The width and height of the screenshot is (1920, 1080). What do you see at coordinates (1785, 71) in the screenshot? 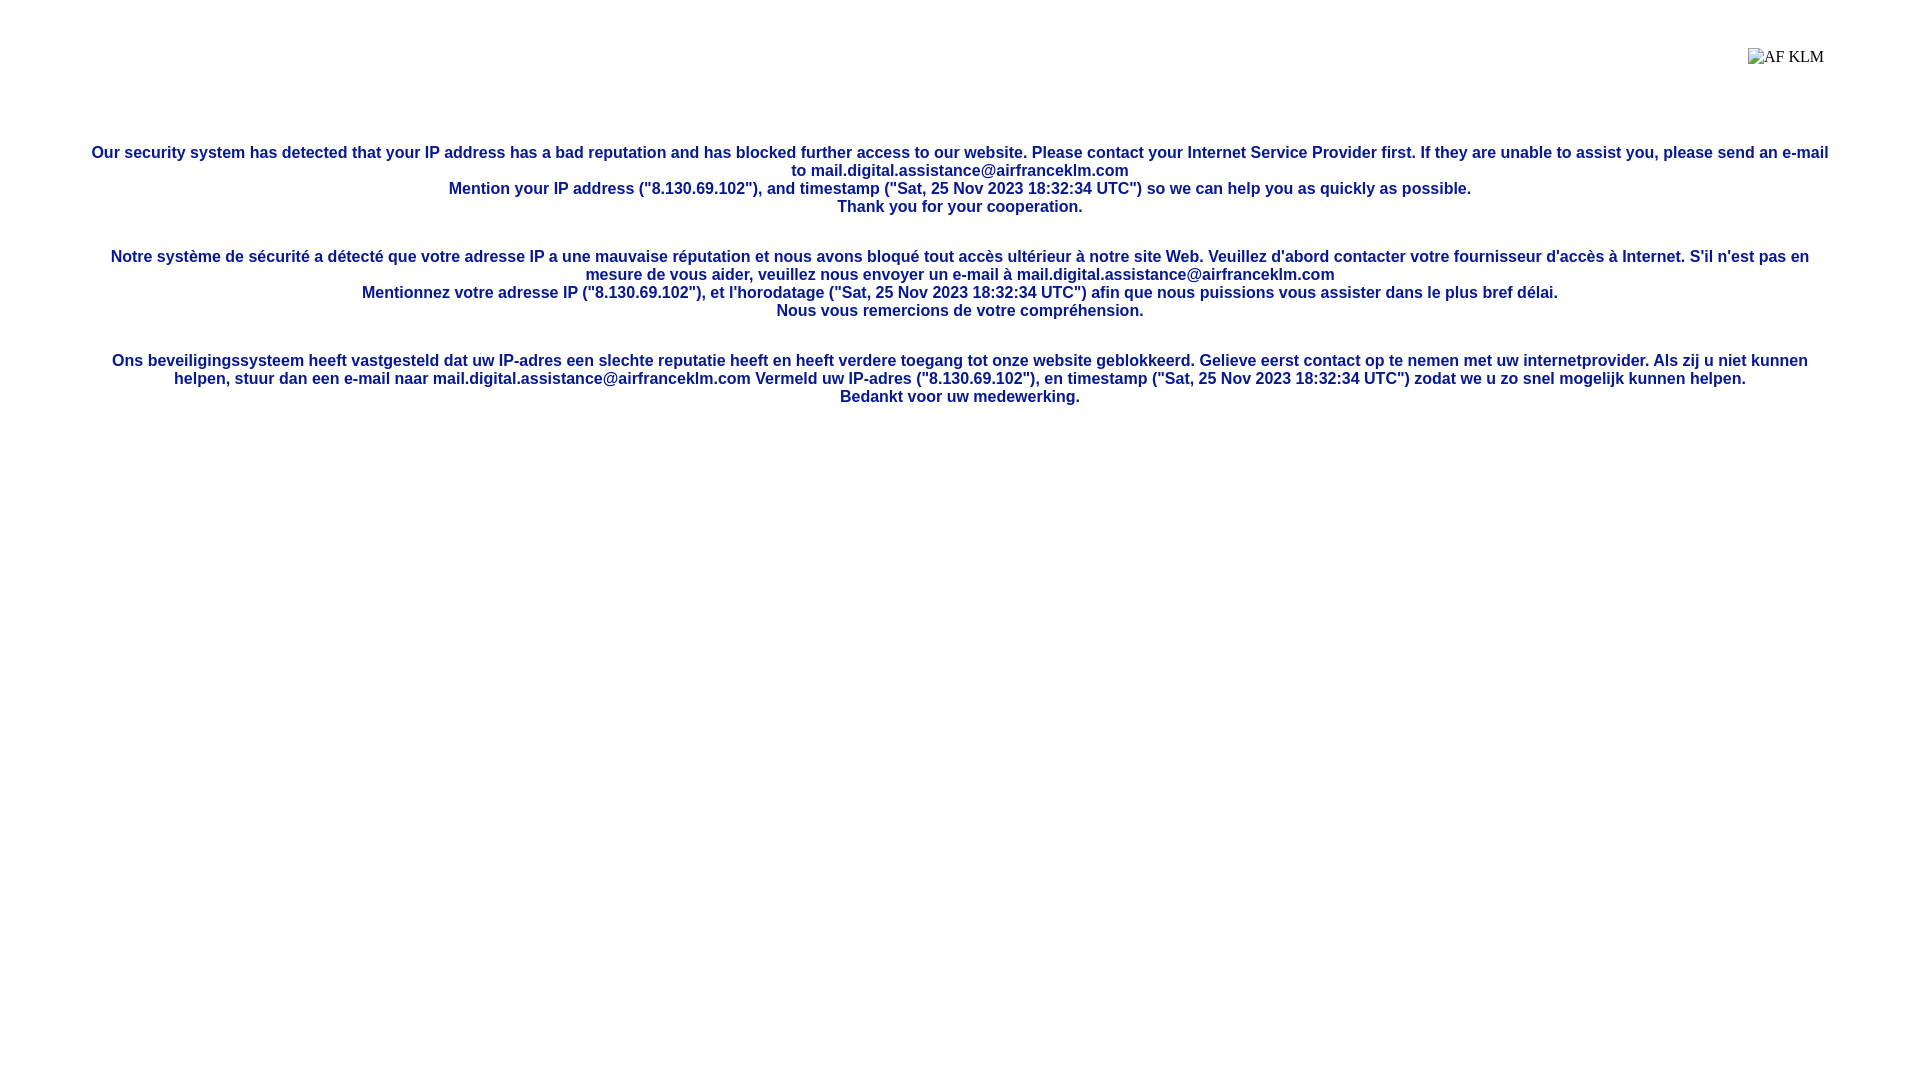
I see `'AF KLM'` at bounding box center [1785, 71].